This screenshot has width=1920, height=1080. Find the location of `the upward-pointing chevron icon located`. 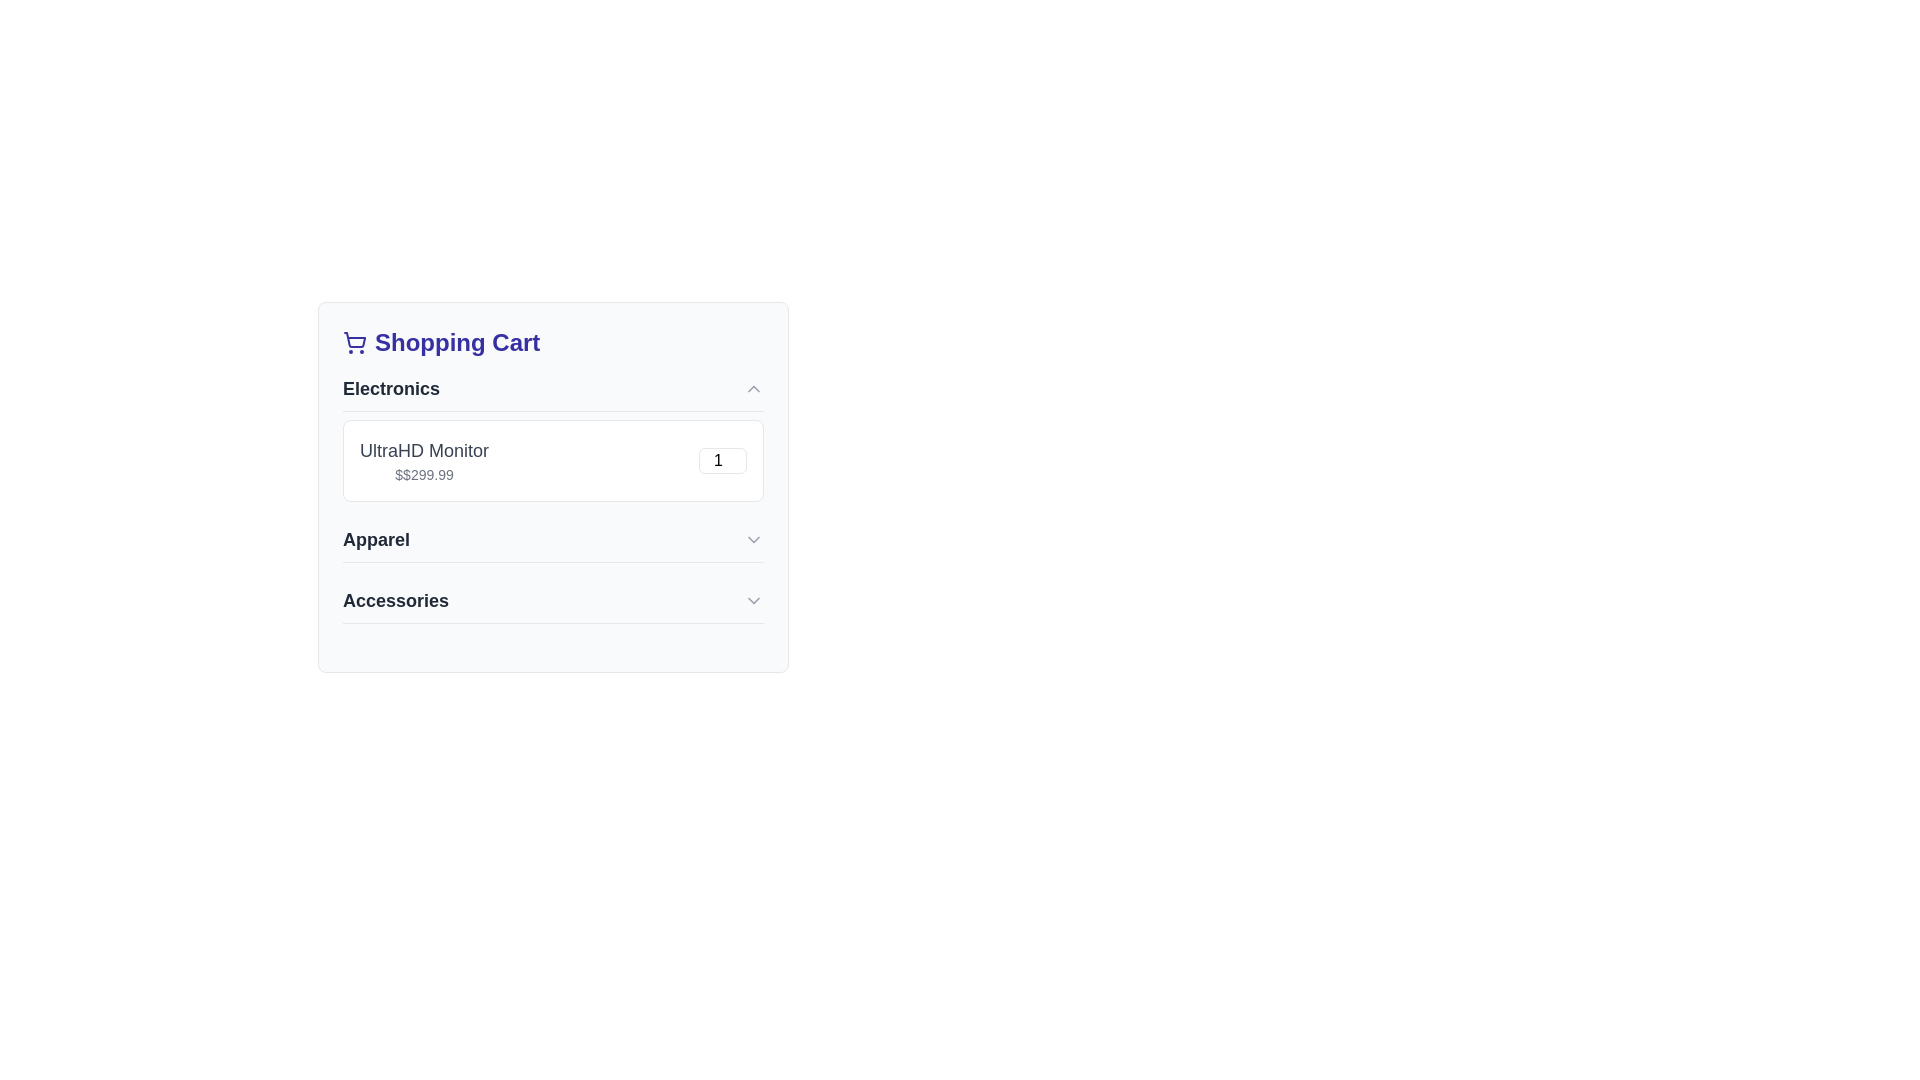

the upward-pointing chevron icon located is located at coordinates (752, 389).